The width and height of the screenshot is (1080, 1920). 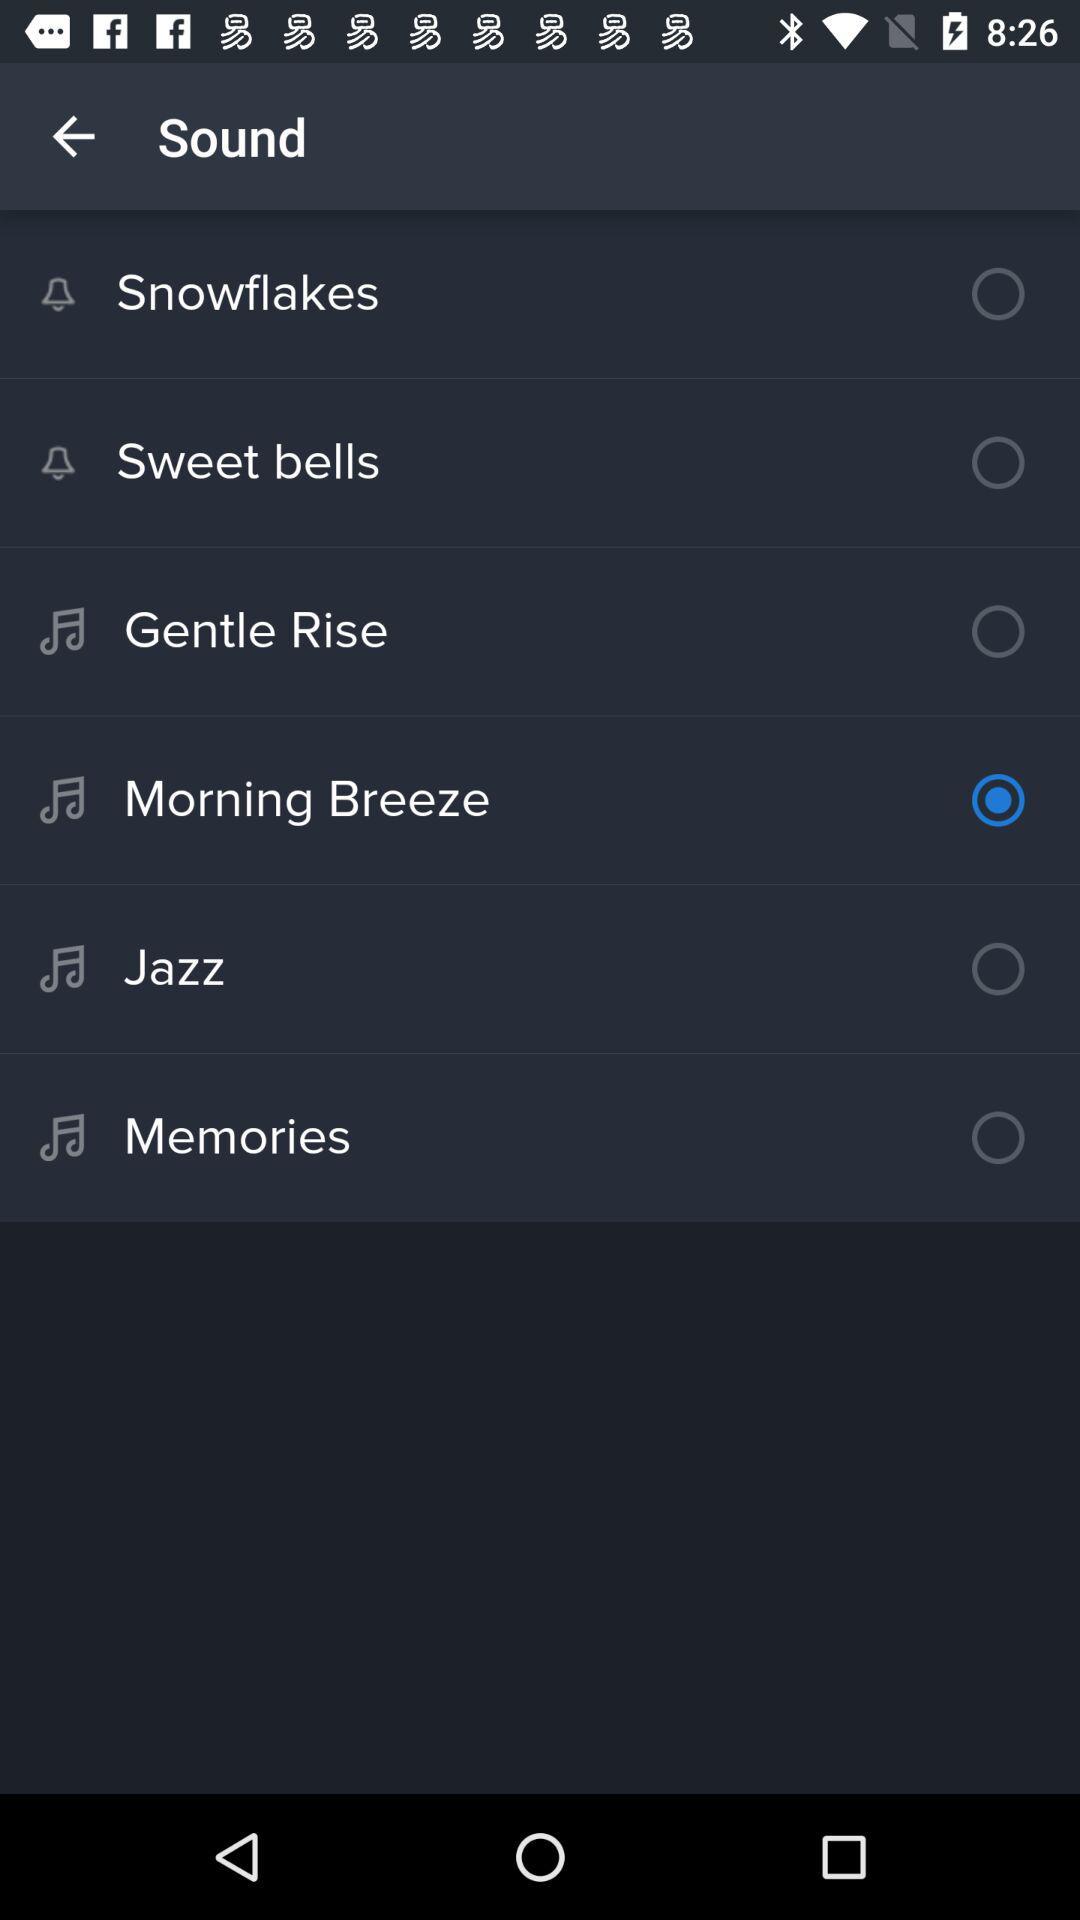 What do you see at coordinates (540, 461) in the screenshot?
I see `the item above gentle rise item` at bounding box center [540, 461].